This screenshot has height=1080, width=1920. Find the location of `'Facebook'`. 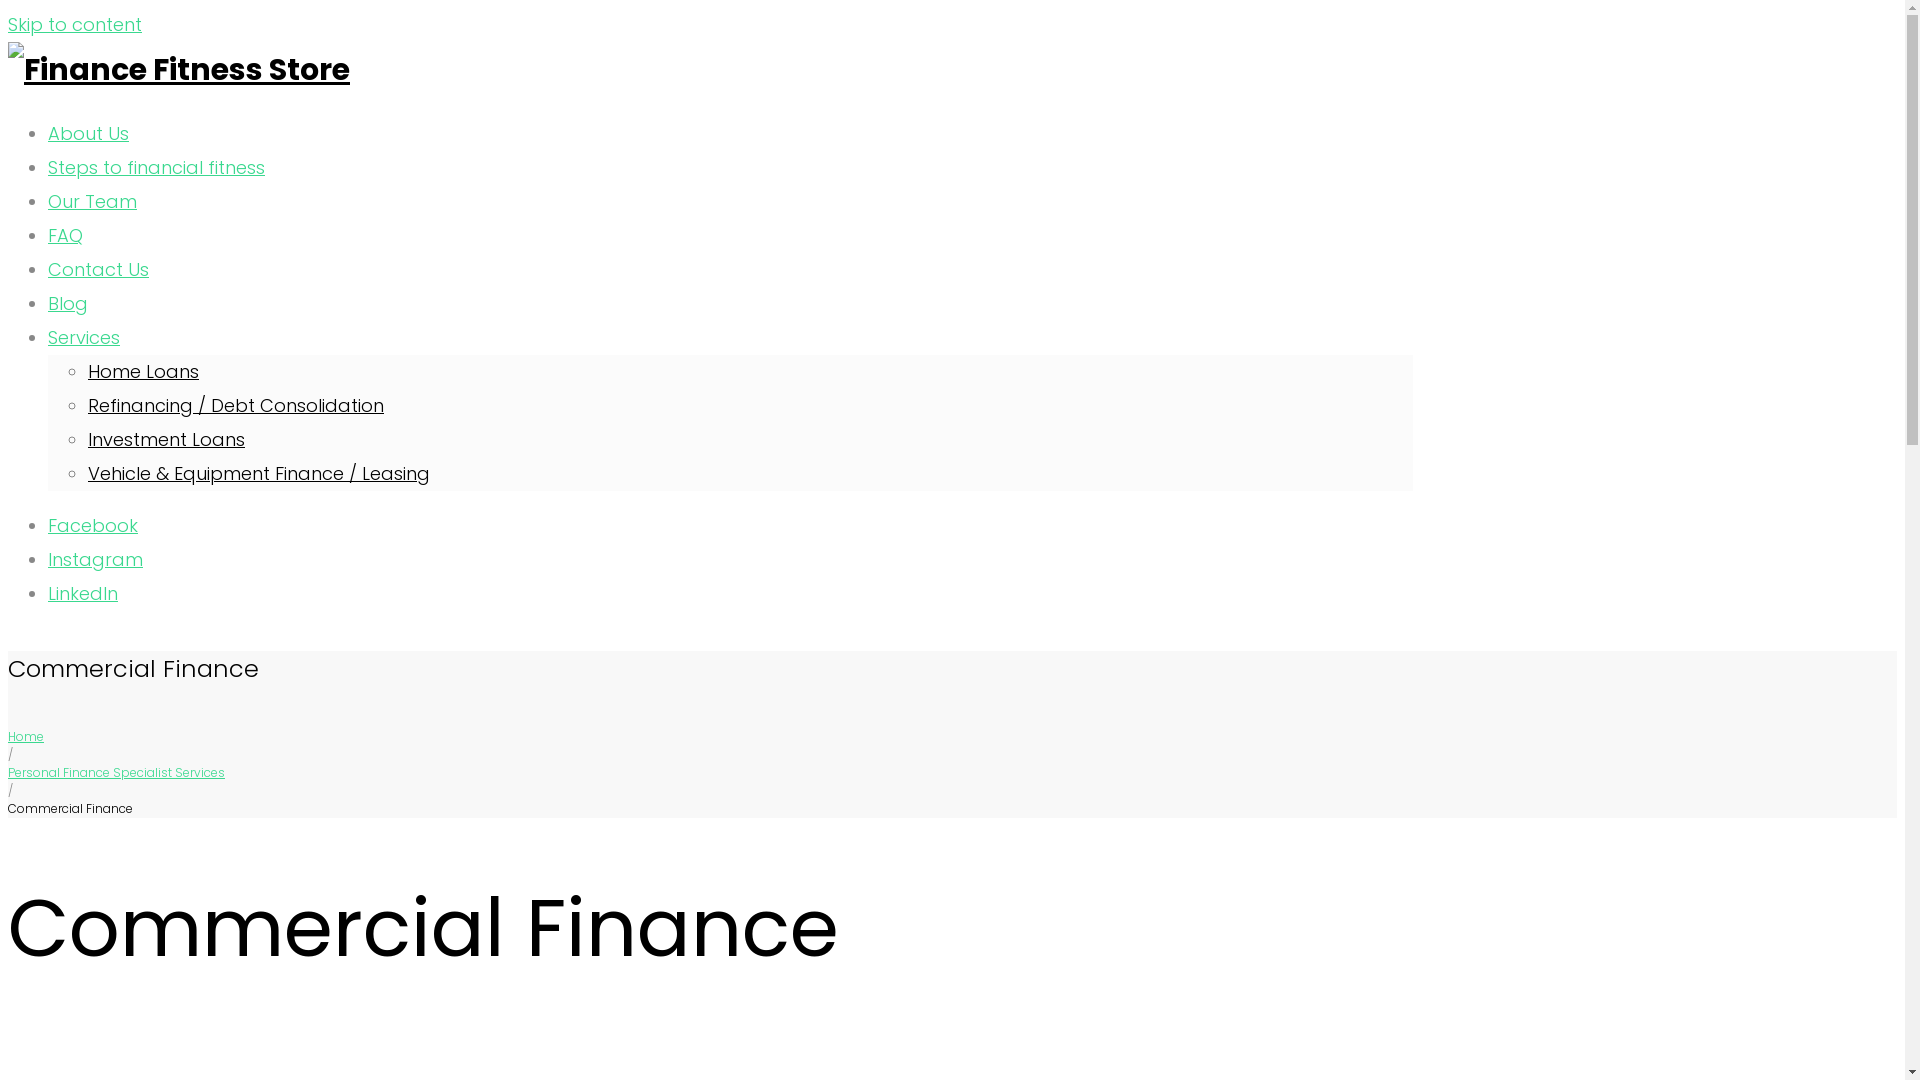

'Facebook' is located at coordinates (48, 524).